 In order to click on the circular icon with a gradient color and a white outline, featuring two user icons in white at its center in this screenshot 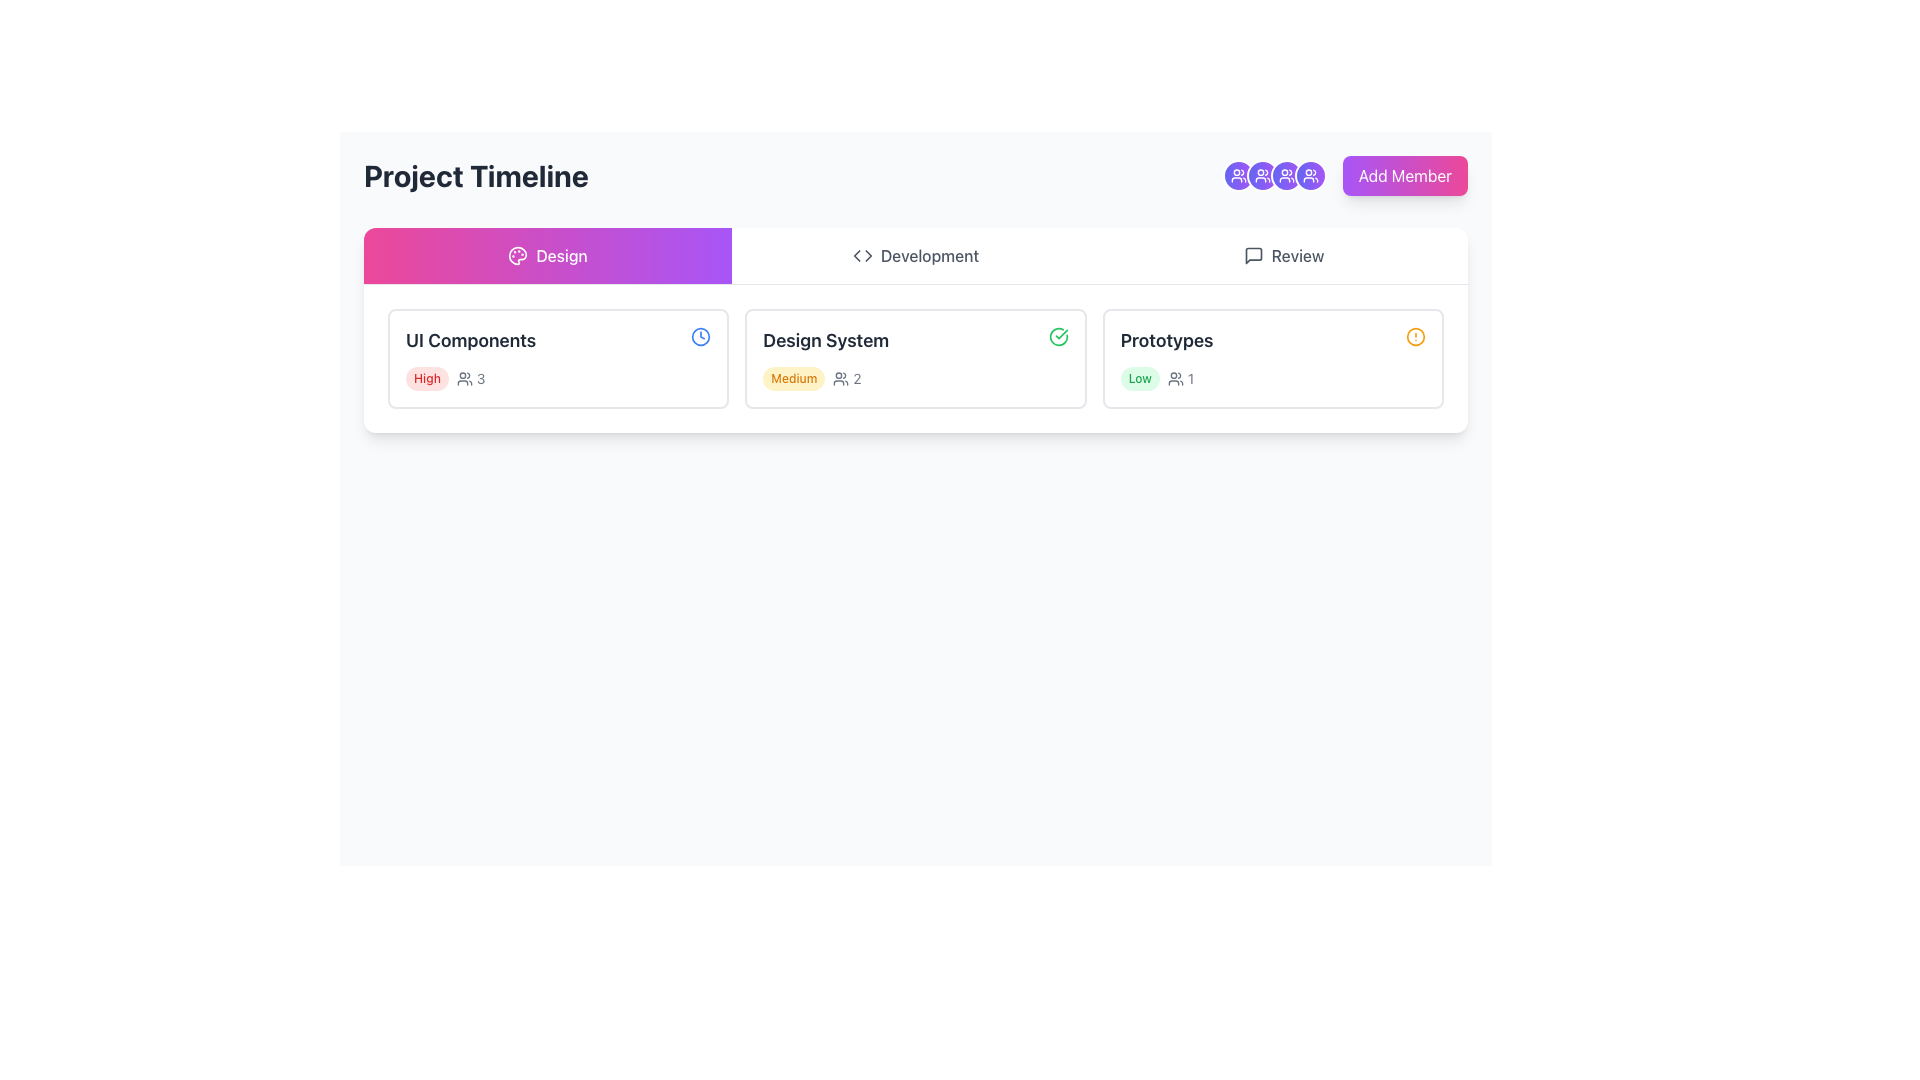, I will do `click(1310, 175)`.